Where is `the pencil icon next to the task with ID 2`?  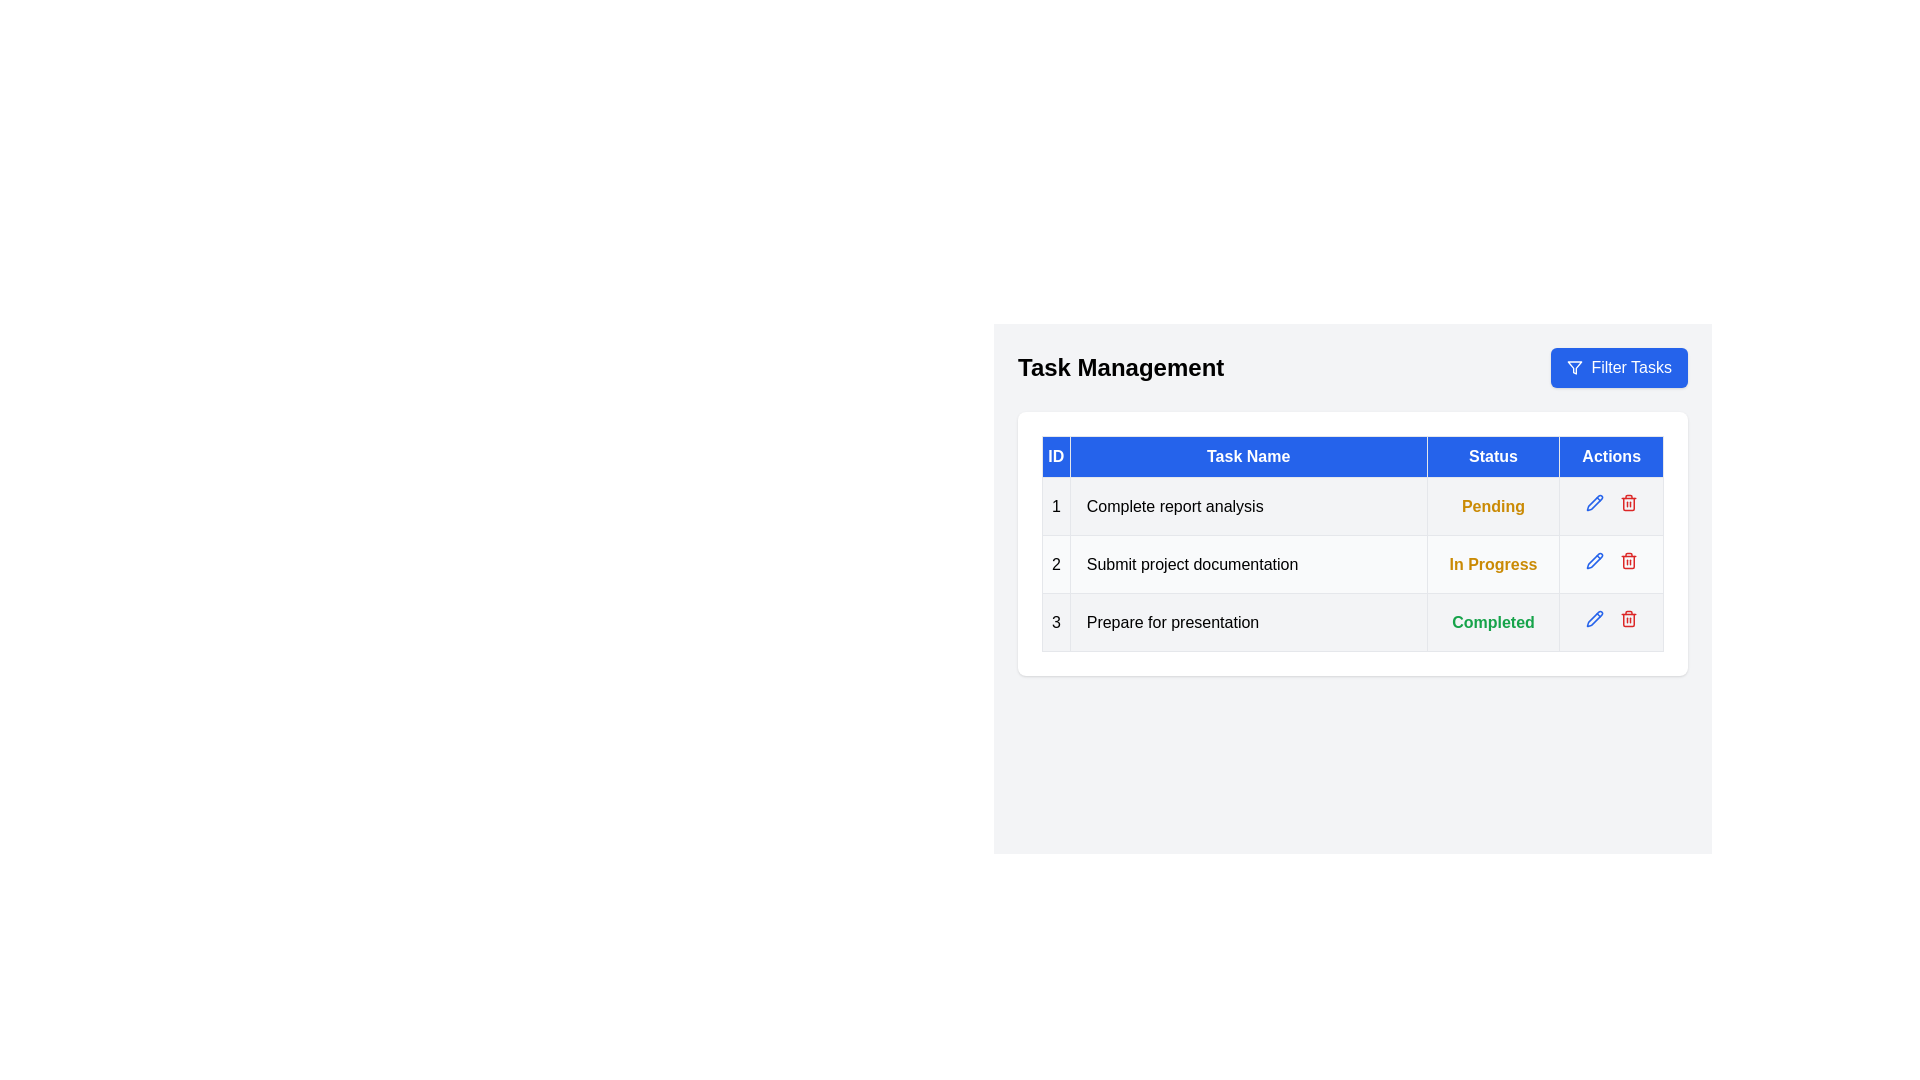 the pencil icon next to the task with ID 2 is located at coordinates (1593, 560).